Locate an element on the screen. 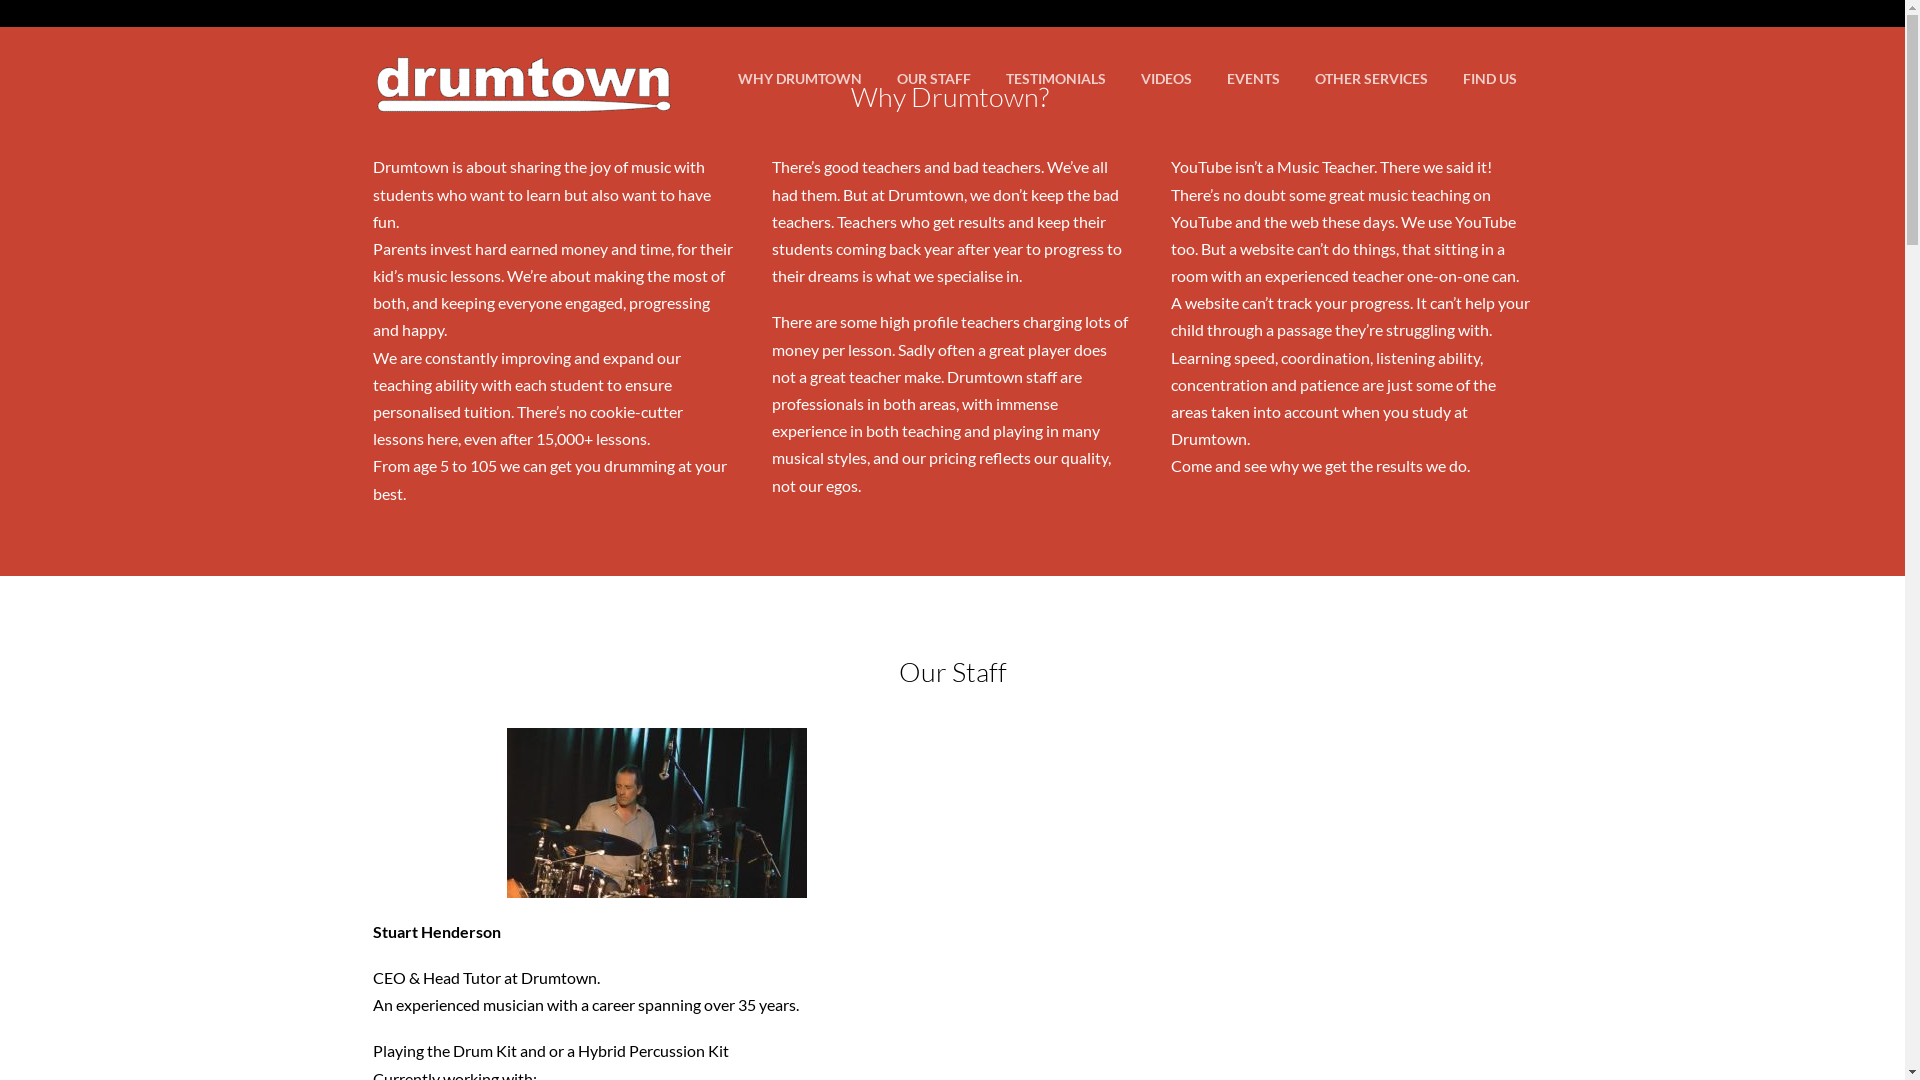  'Drumtown' is located at coordinates (522, 67).